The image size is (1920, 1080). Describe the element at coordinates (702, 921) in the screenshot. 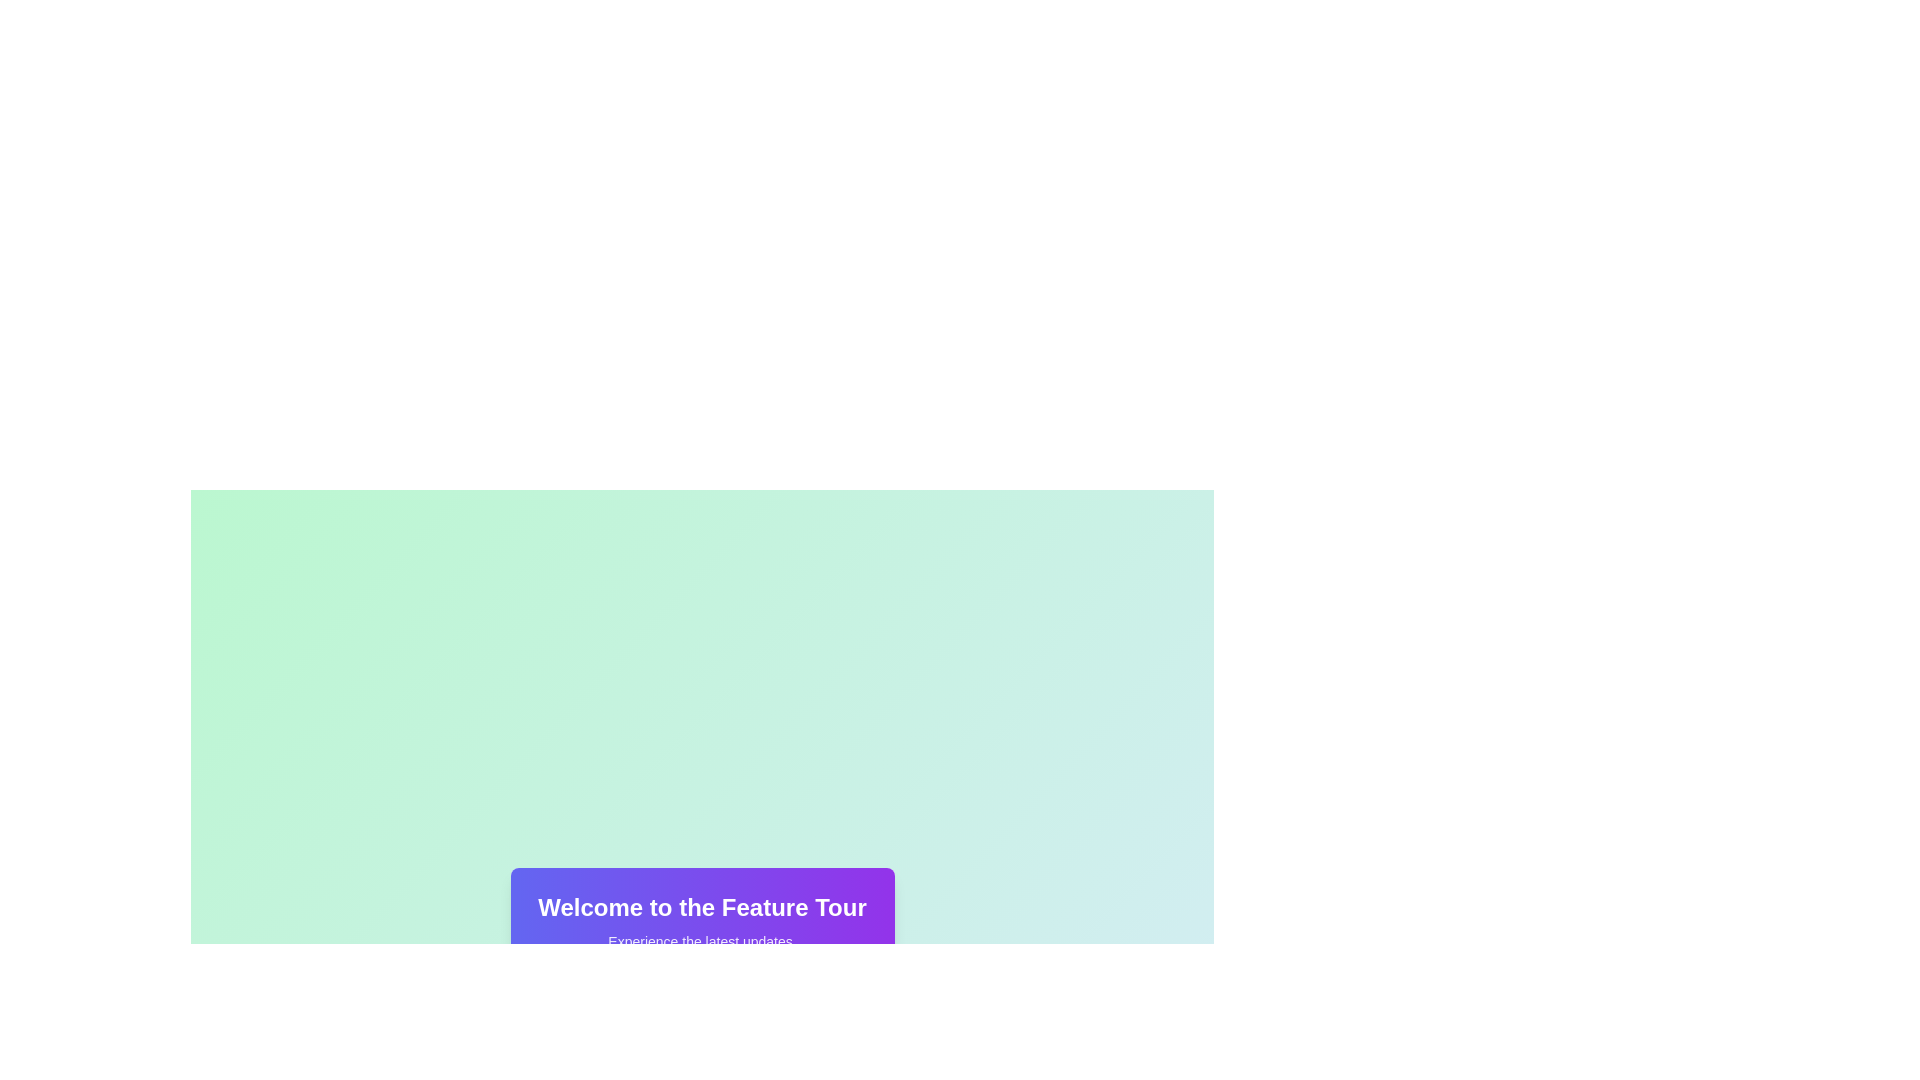

I see `the text block with a gradient background that reads 'Welcome to the Feature Tour' for accessibility` at that location.